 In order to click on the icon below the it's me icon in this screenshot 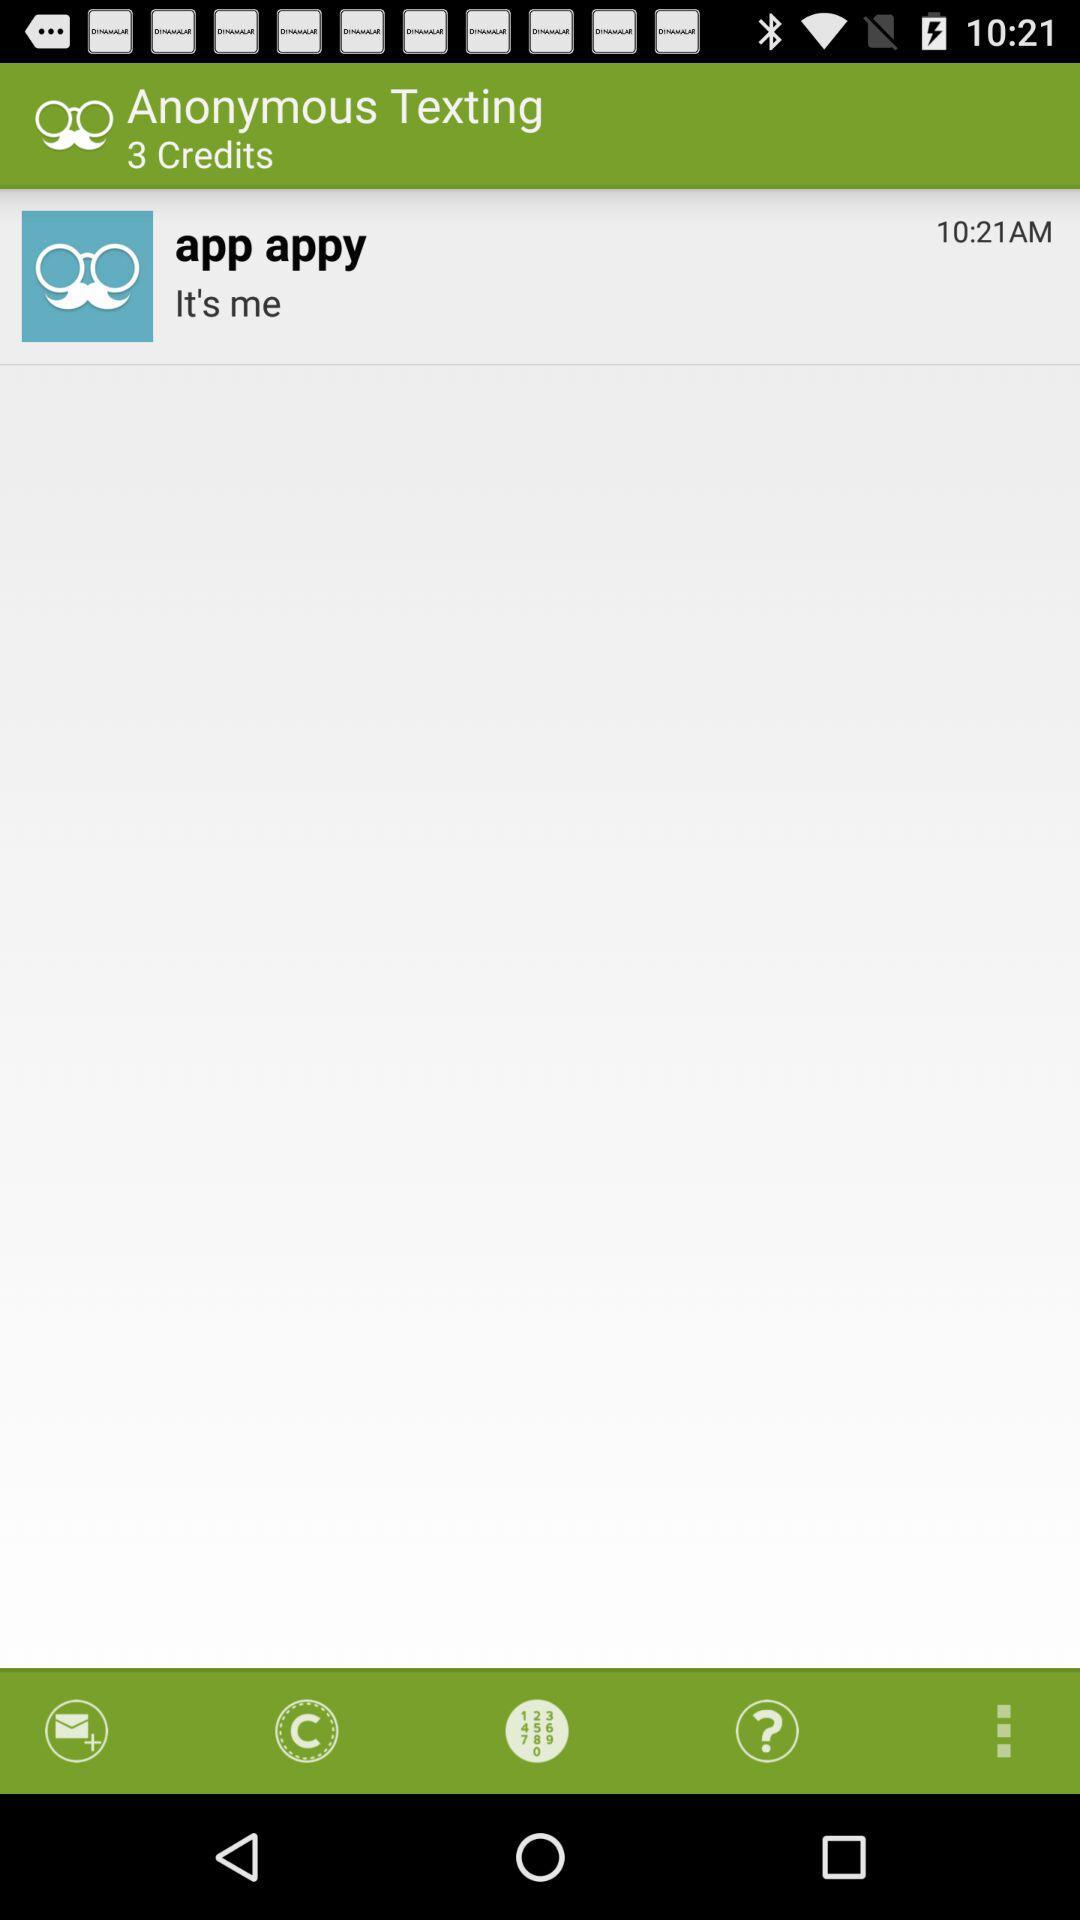, I will do `click(982, 1730)`.